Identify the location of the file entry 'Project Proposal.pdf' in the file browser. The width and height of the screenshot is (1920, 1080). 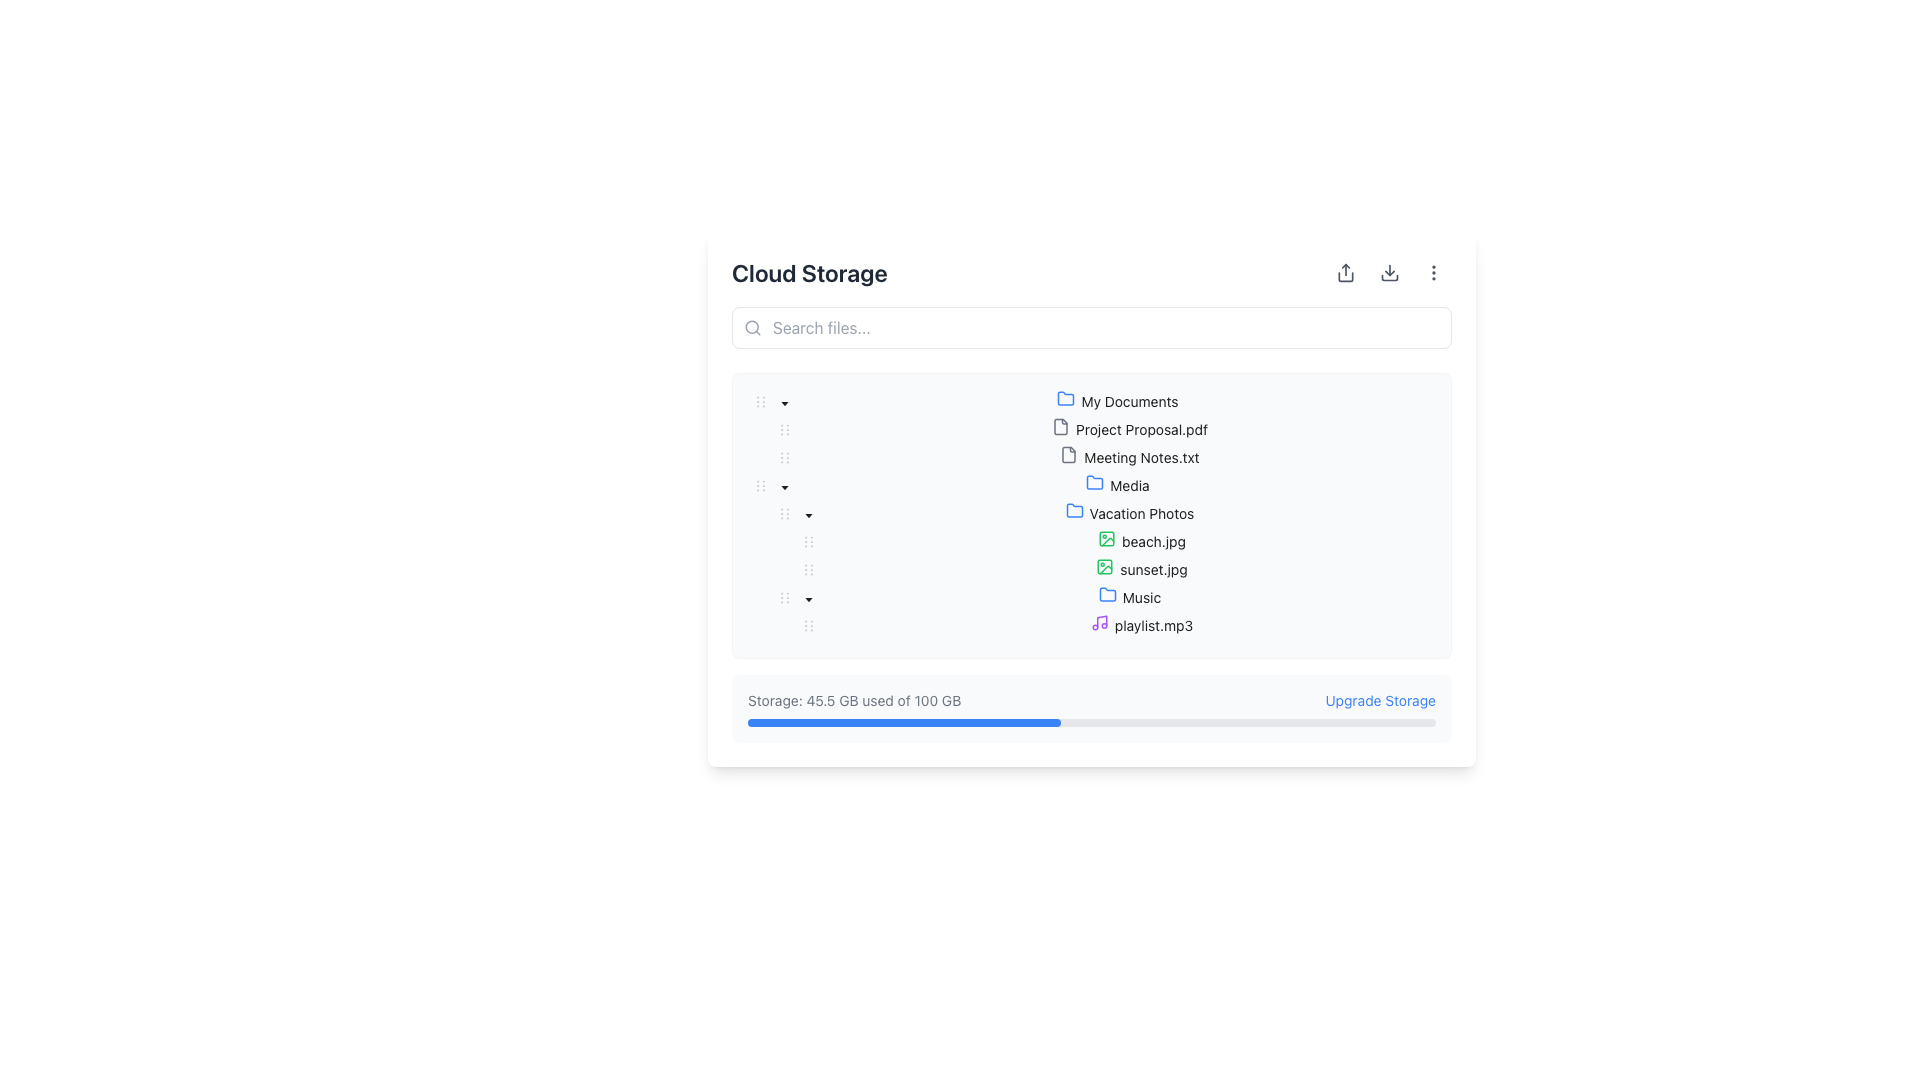
(1129, 428).